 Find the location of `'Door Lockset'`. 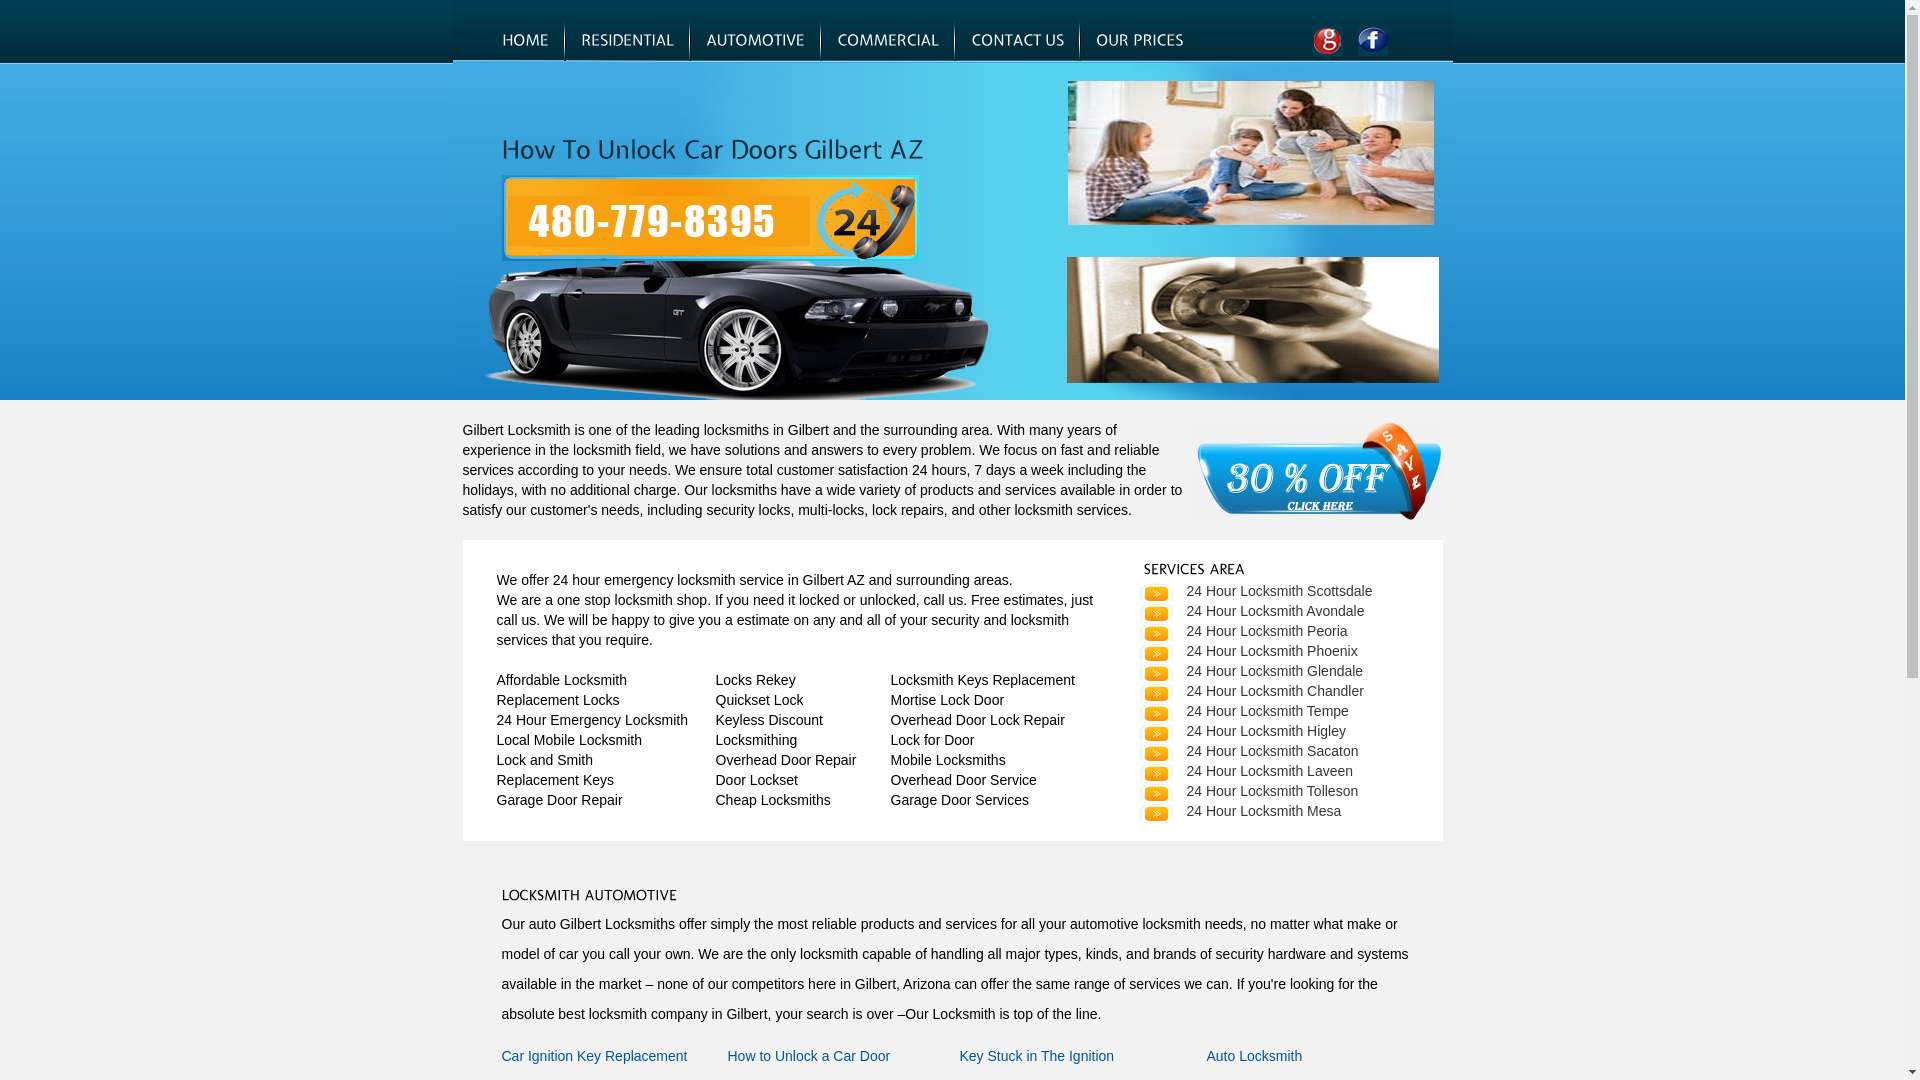

'Door Lockset' is located at coordinates (756, 778).